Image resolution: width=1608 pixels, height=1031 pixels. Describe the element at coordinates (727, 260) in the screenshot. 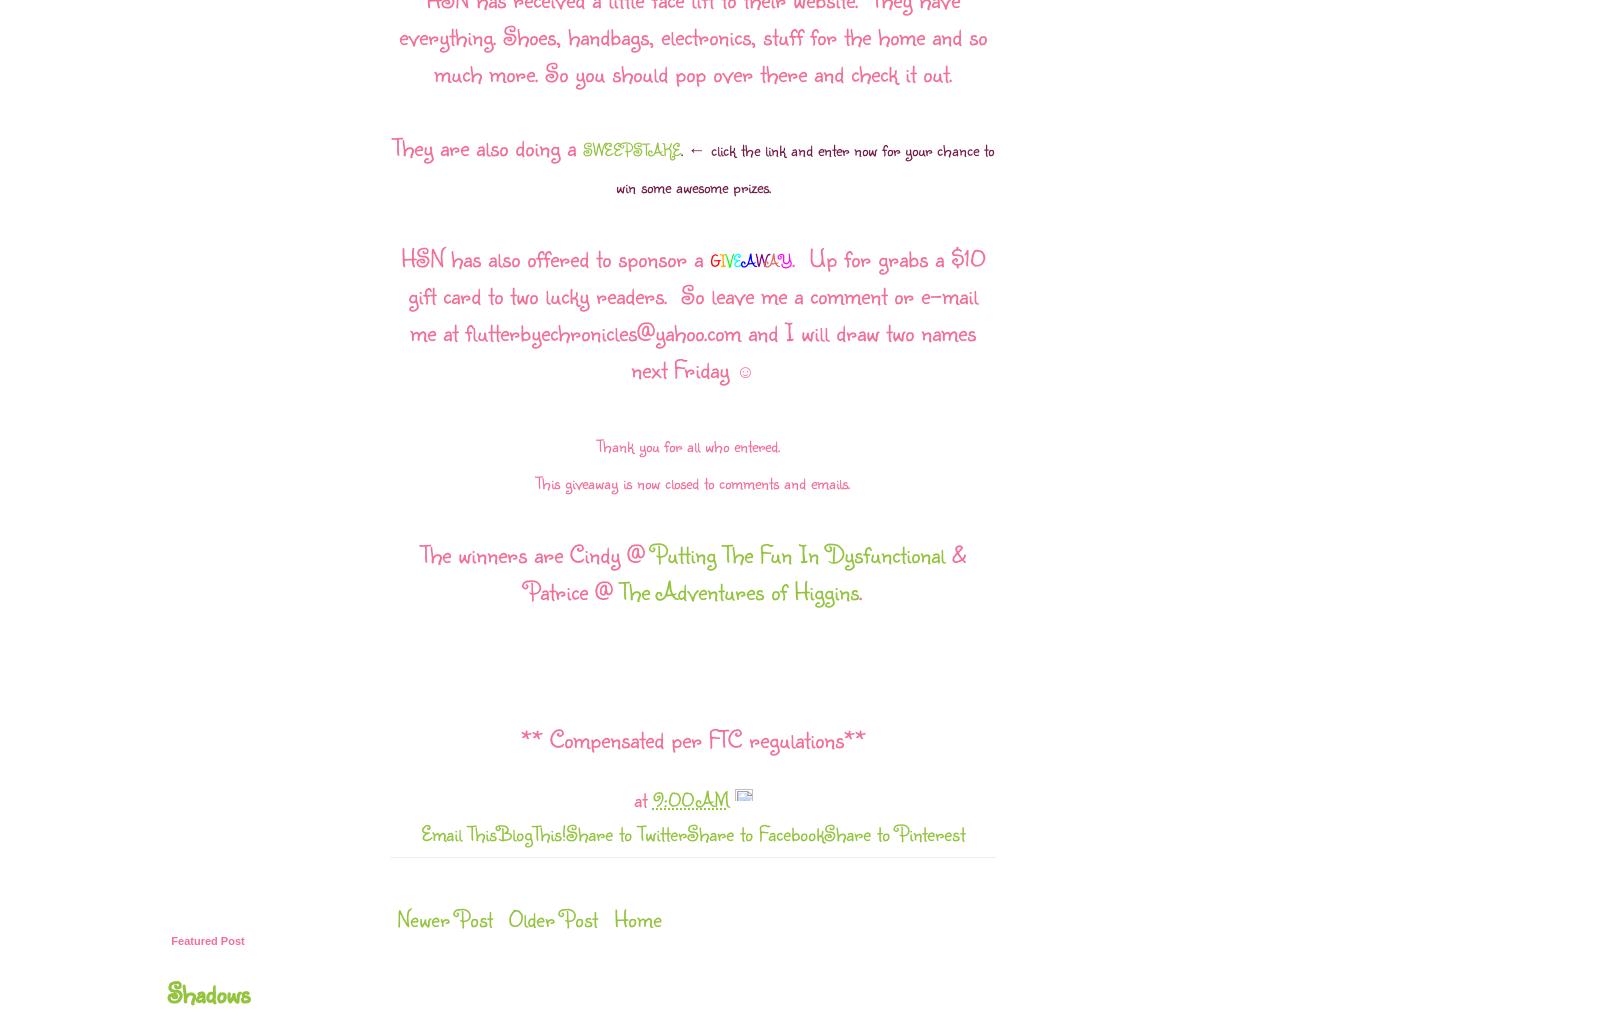

I see `'V'` at that location.